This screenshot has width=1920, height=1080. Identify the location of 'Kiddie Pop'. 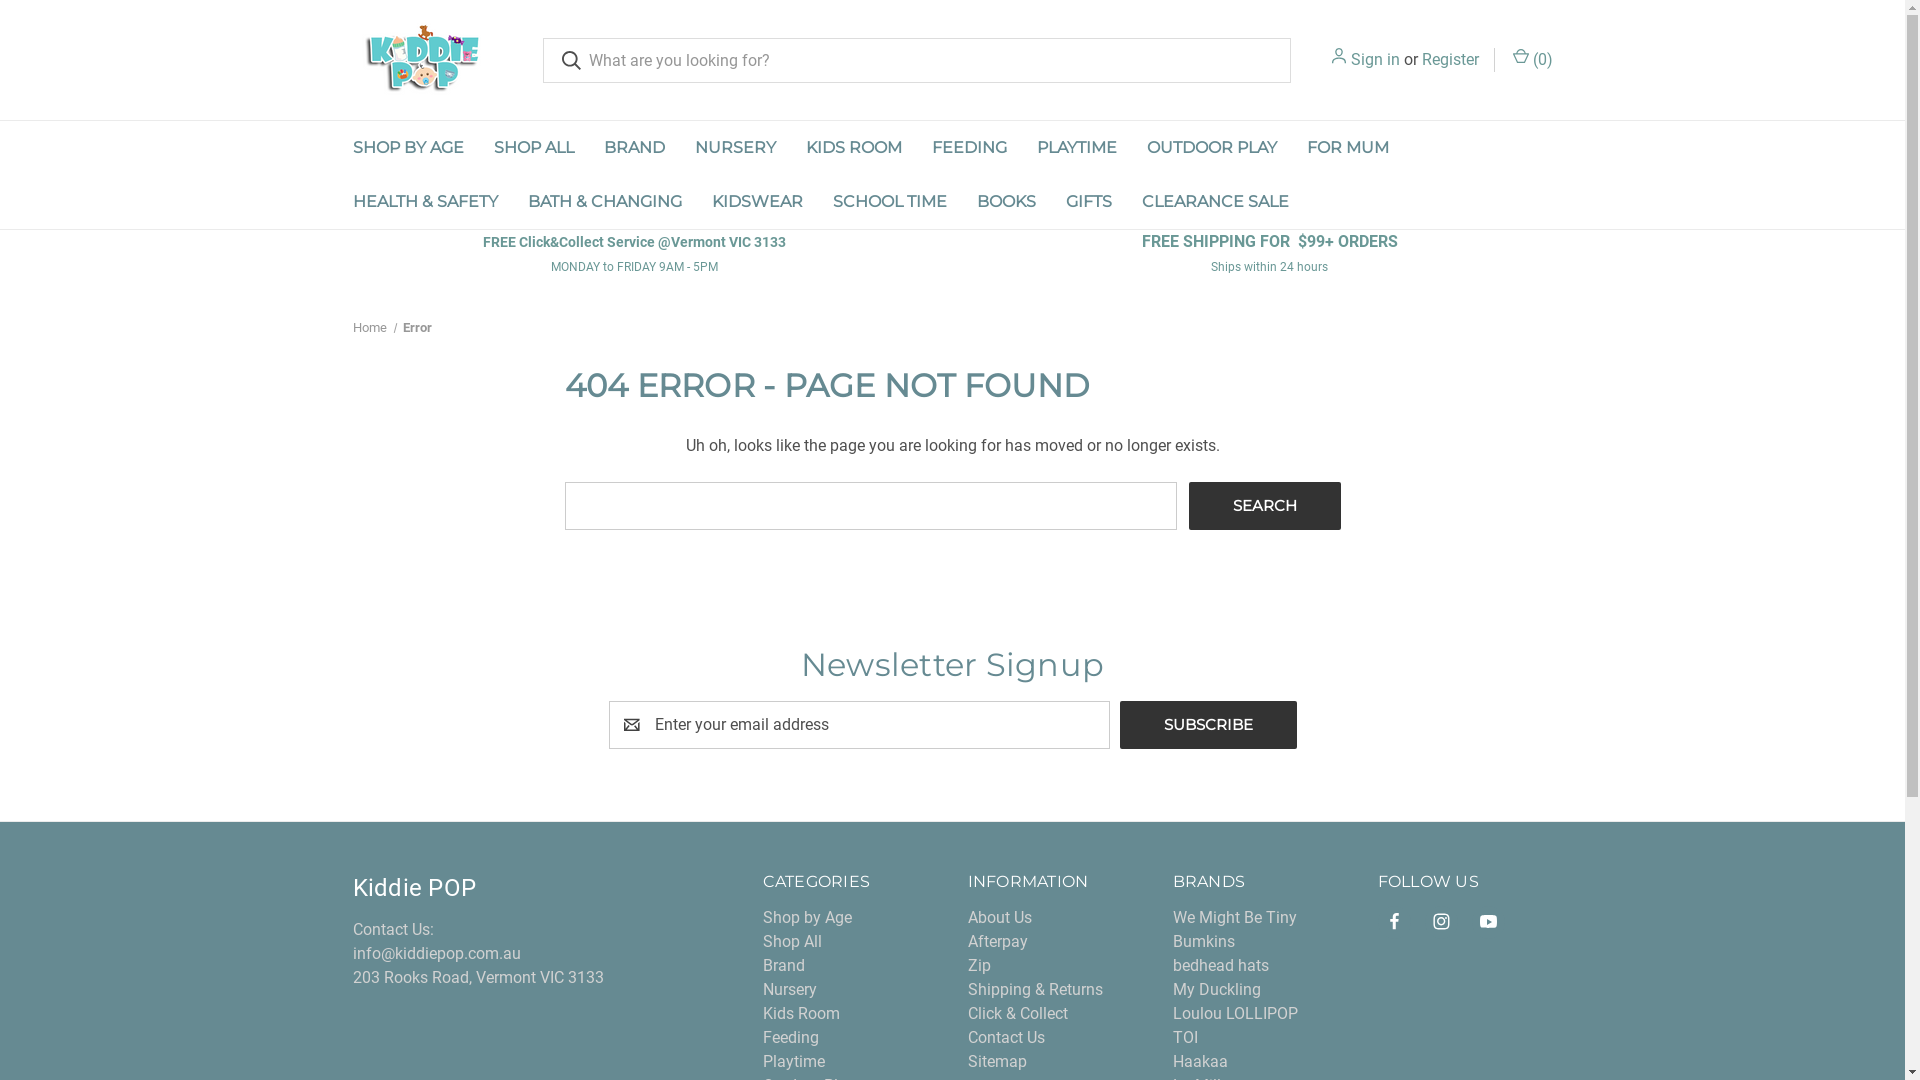
(351, 59).